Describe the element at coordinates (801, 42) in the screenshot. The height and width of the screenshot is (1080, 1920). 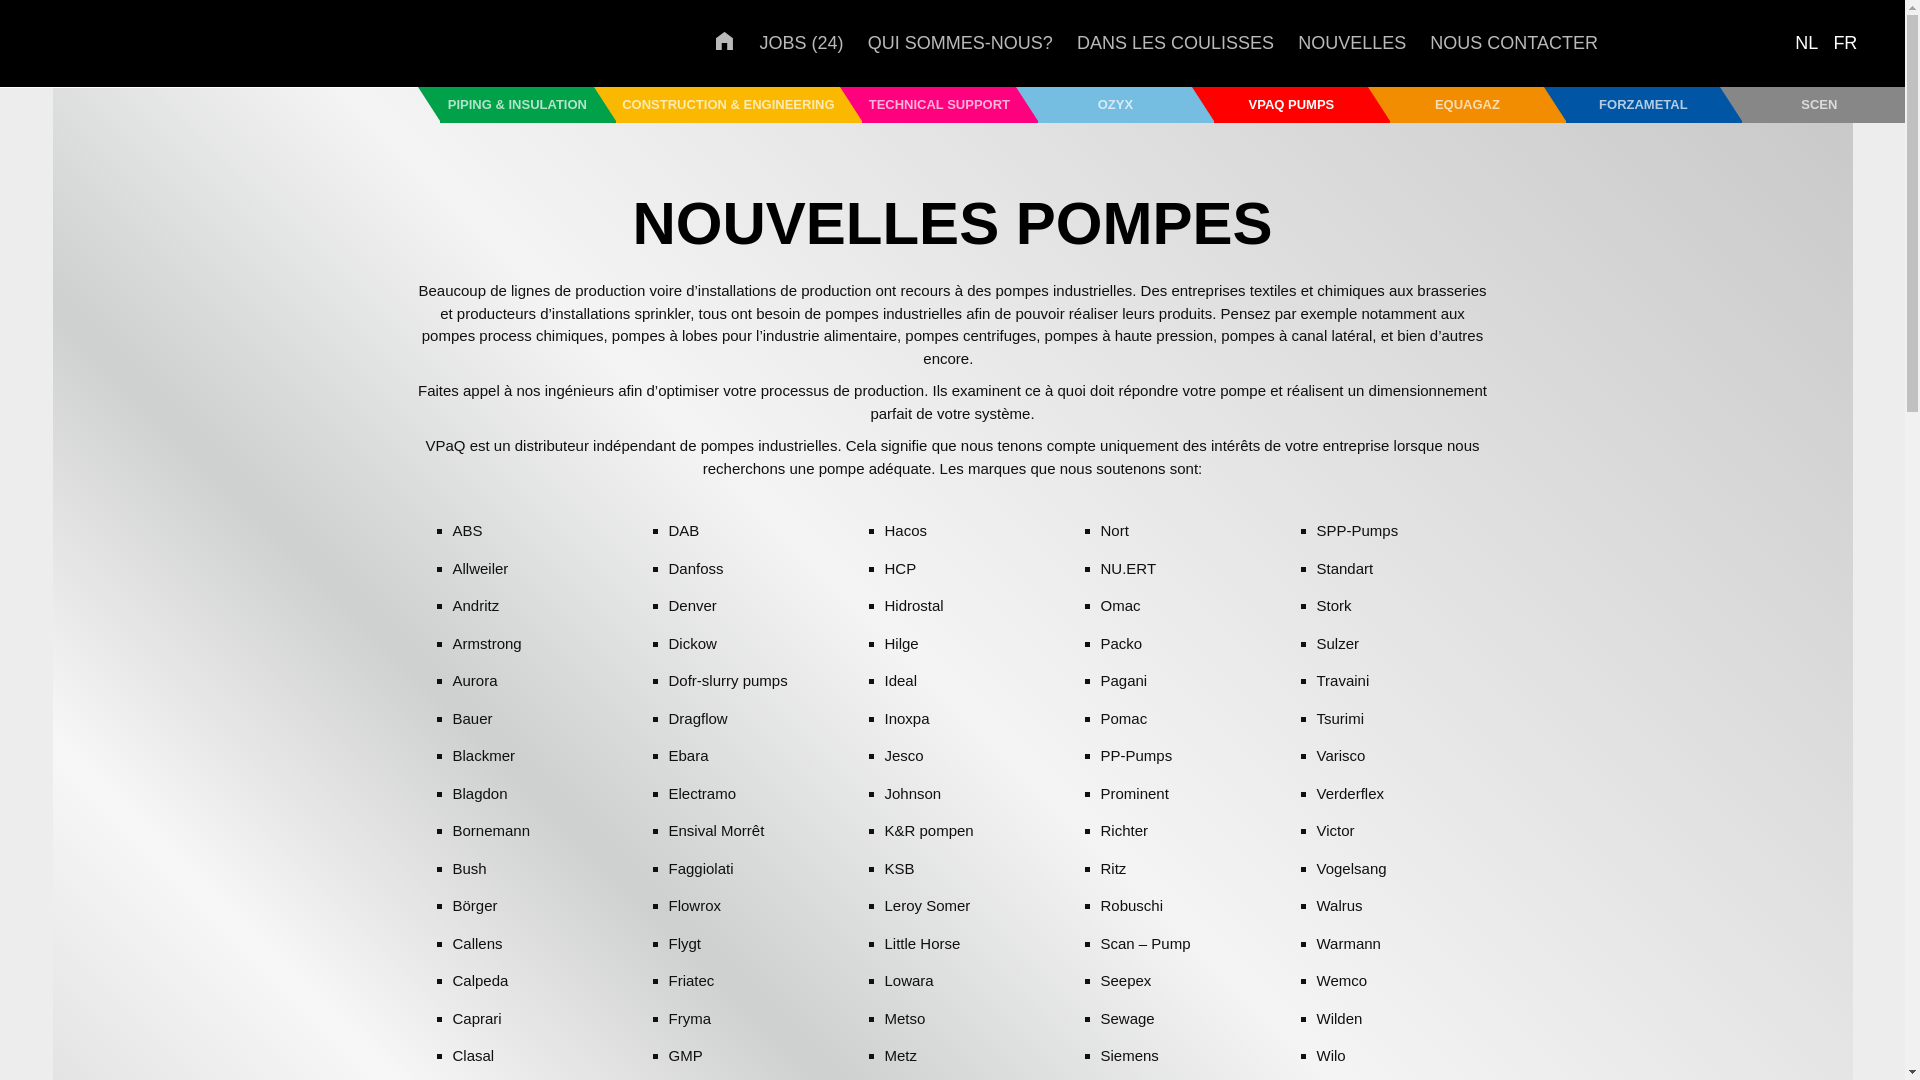
I see `'JOBS (24)'` at that location.